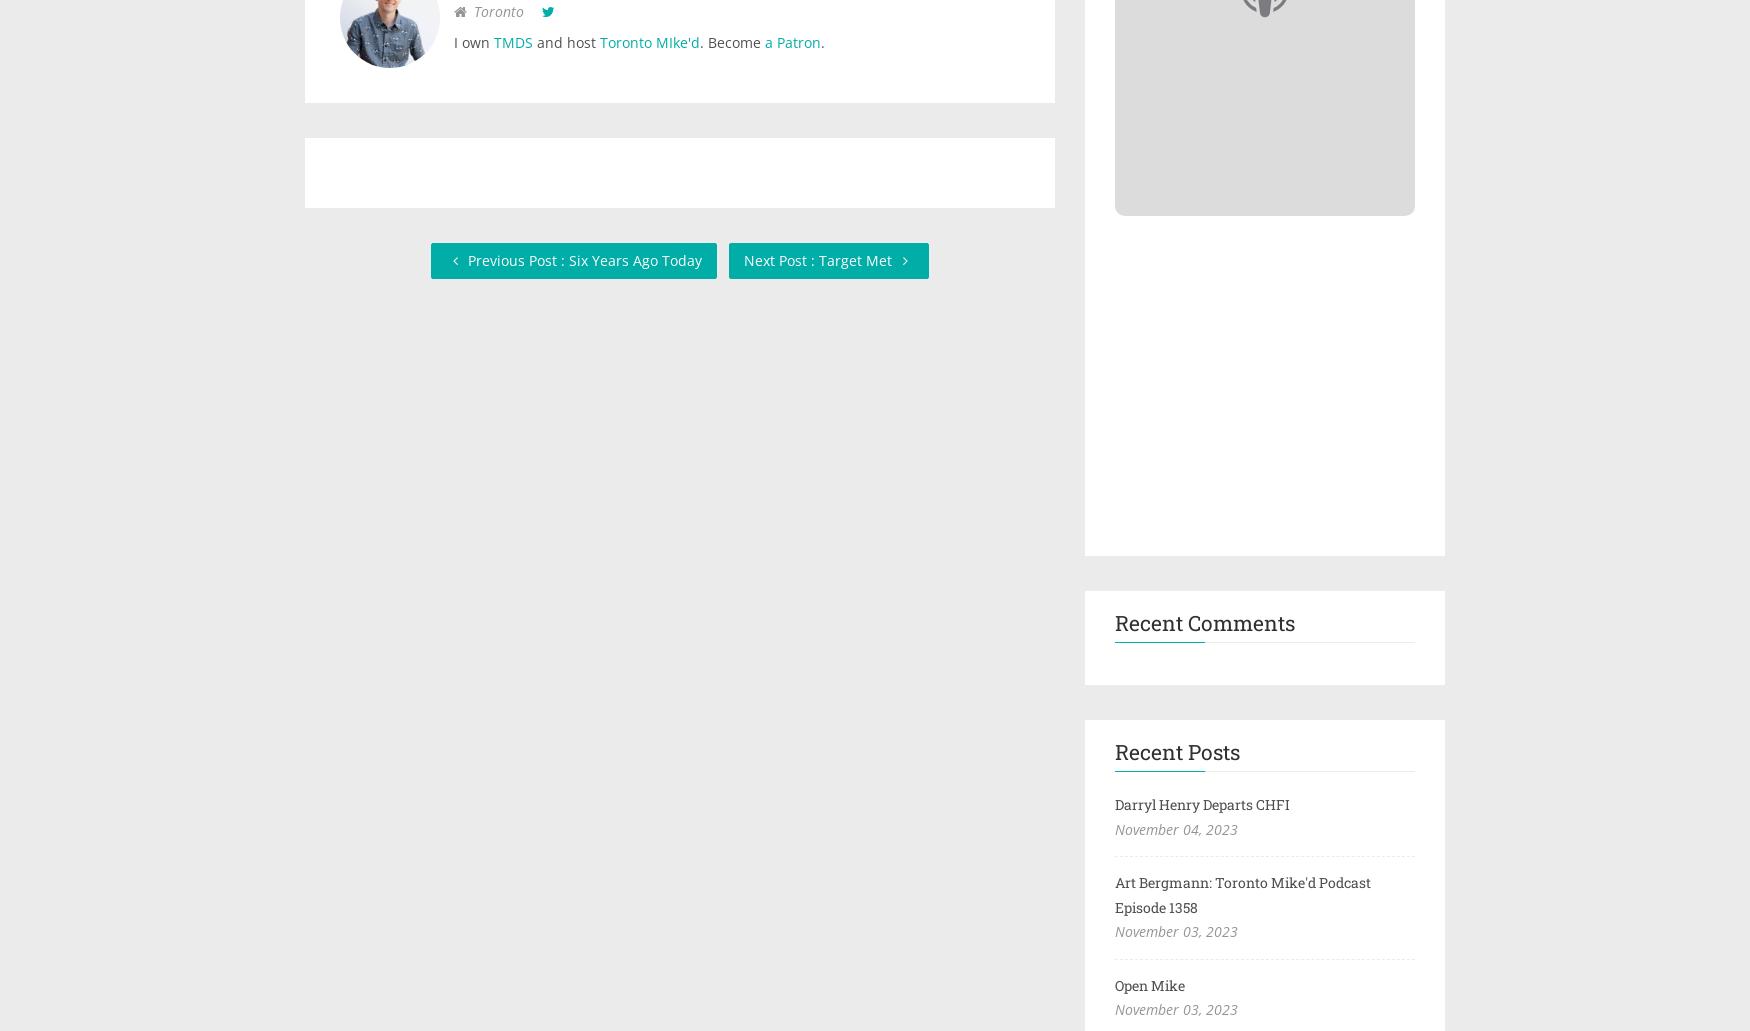 This screenshot has width=1750, height=1031. I want to click on 'Darryl Henry Departs CHFI', so click(1202, 803).